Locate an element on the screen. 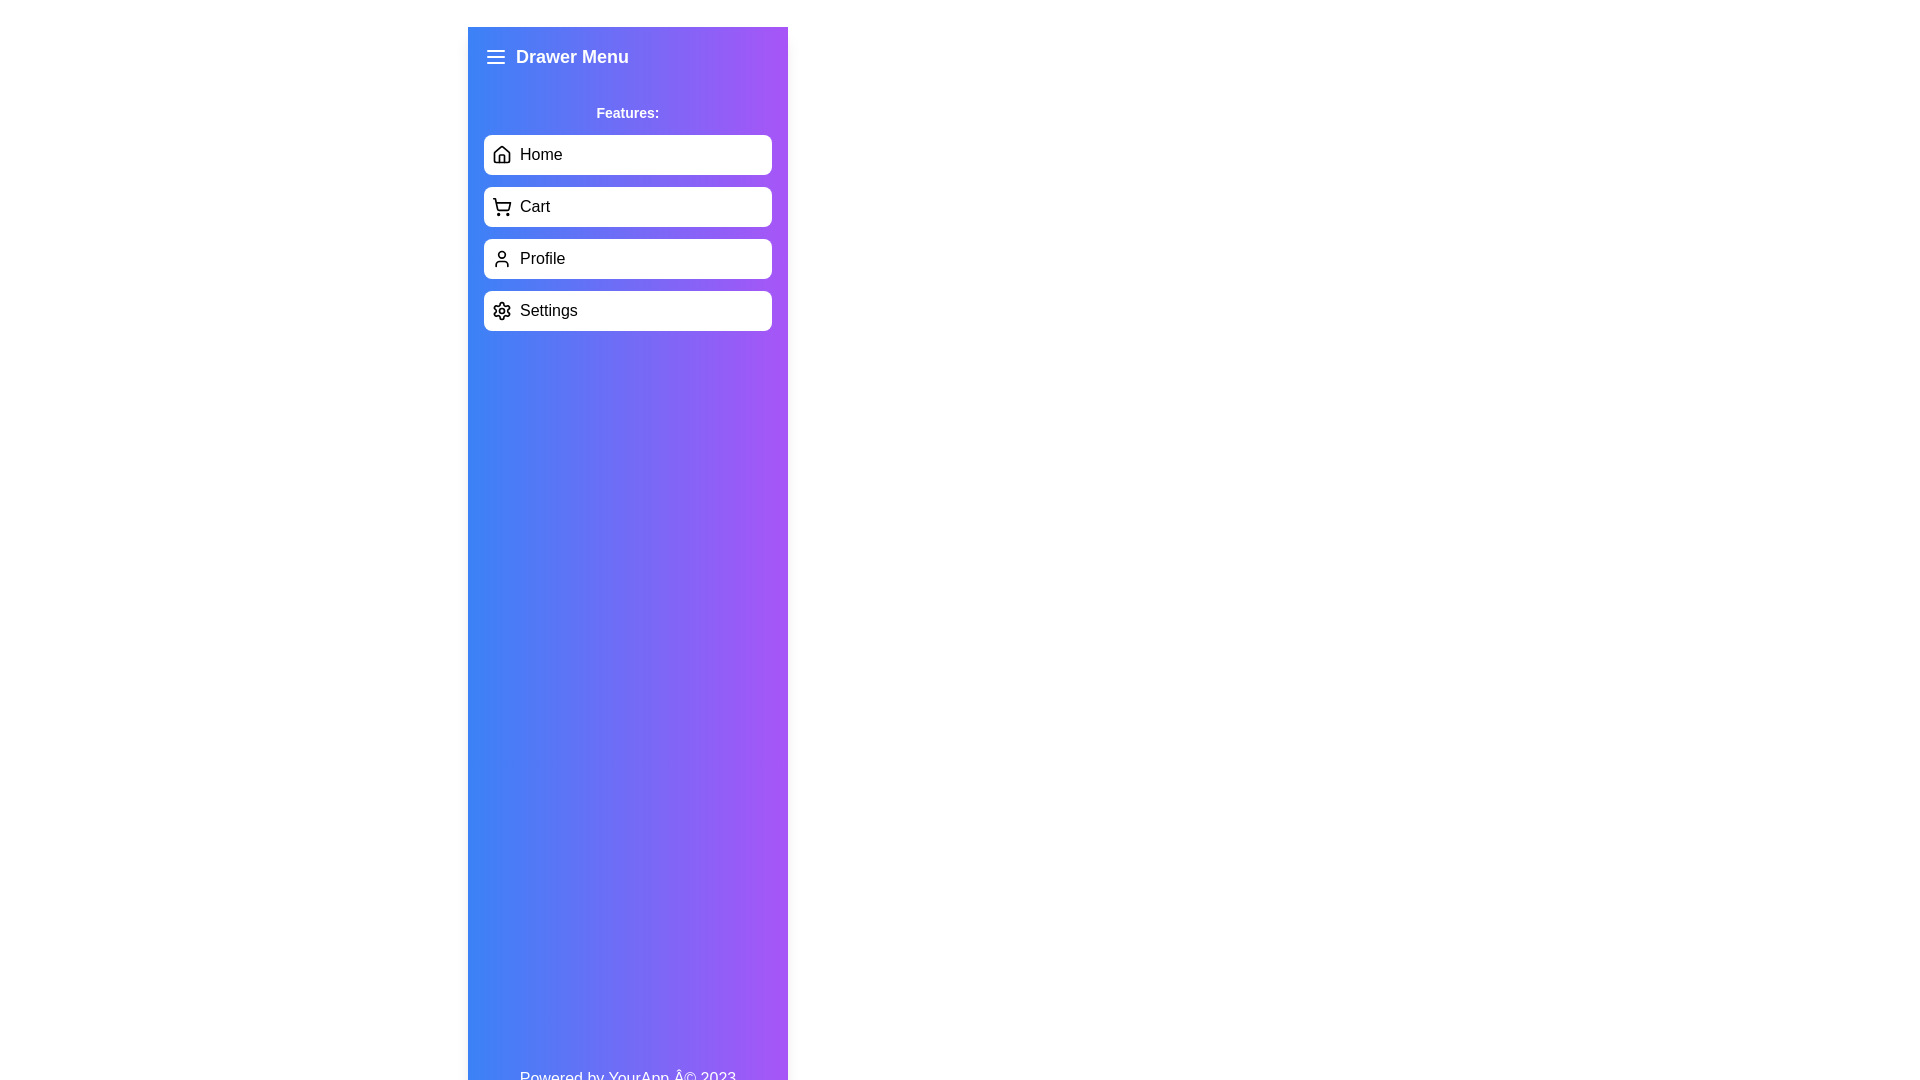 The height and width of the screenshot is (1080, 1920). the shopping cart icon in the second menu option labeled 'Cart' within the vertical navigation drawer is located at coordinates (502, 207).